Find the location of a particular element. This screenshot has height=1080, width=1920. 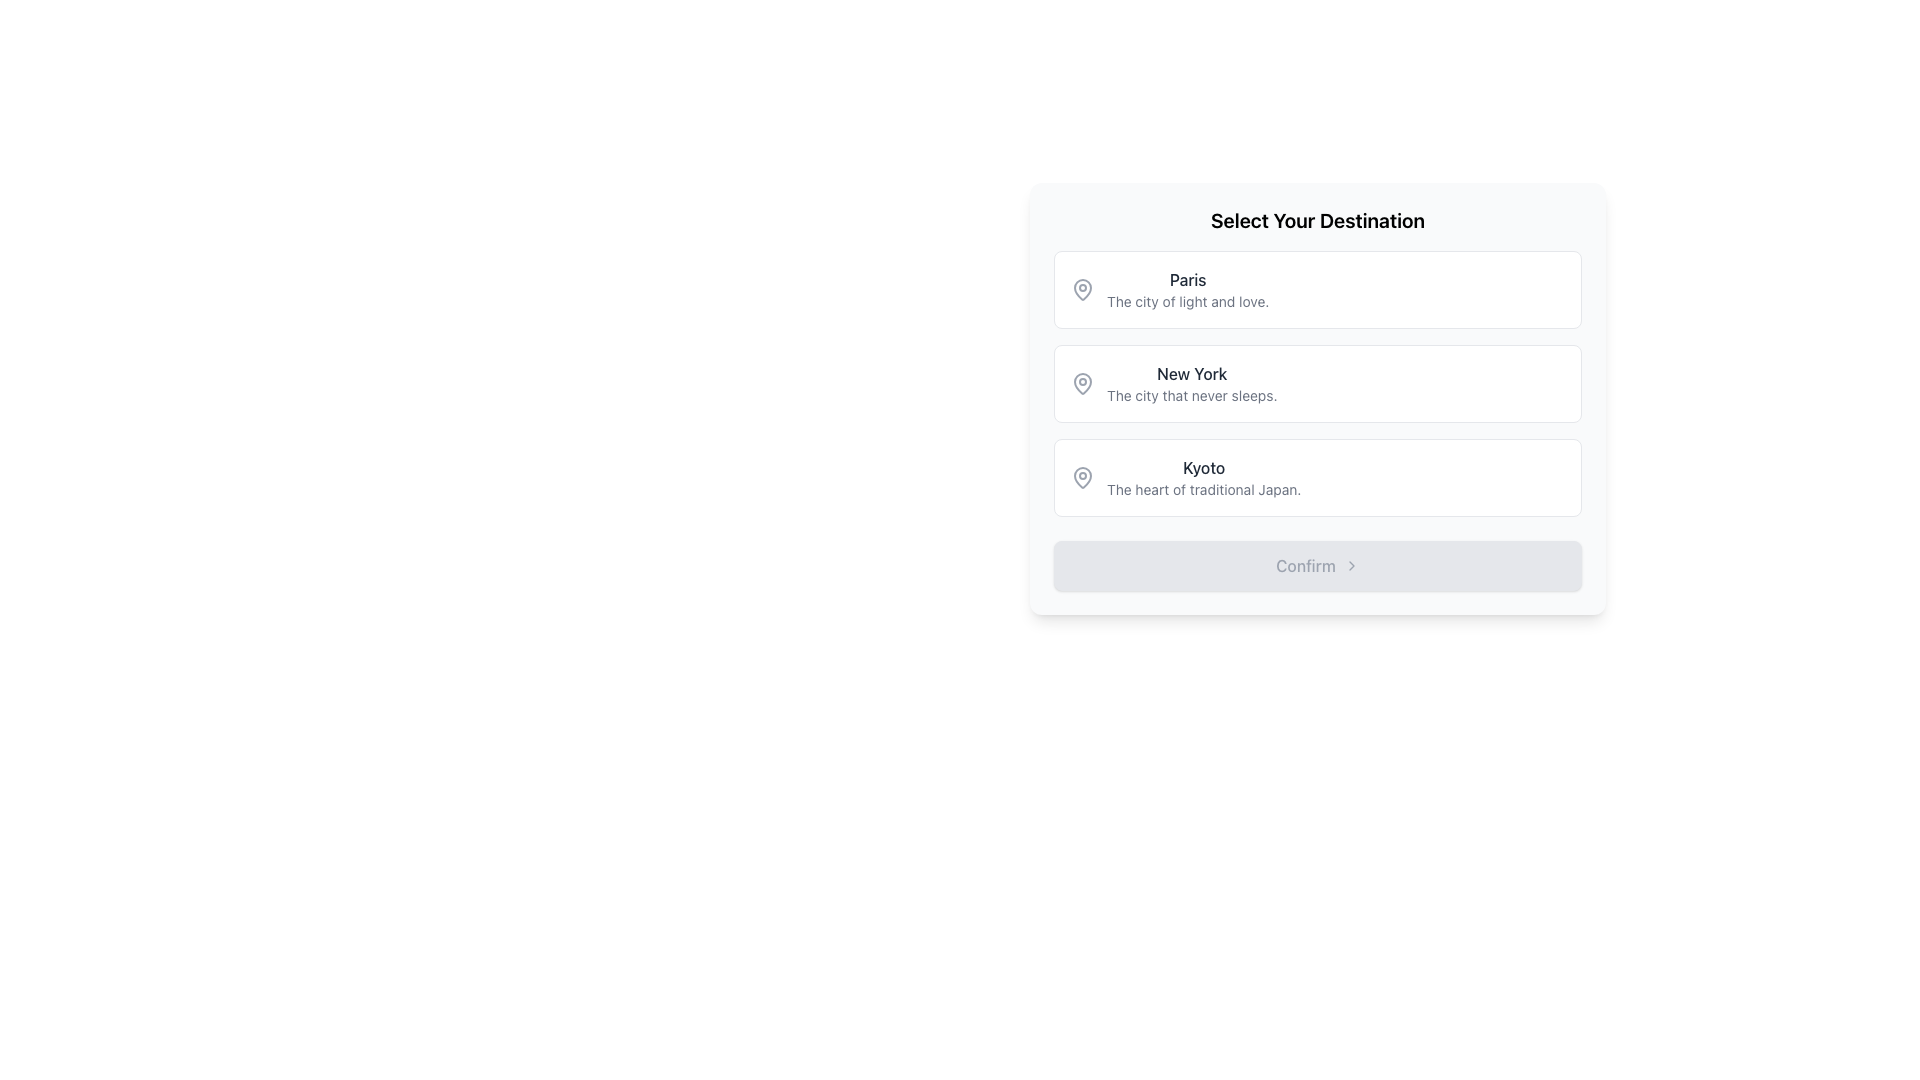

the selectable list item titled 'New York' which is the second entry in the list of destinations for keyboard navigation is located at coordinates (1318, 398).